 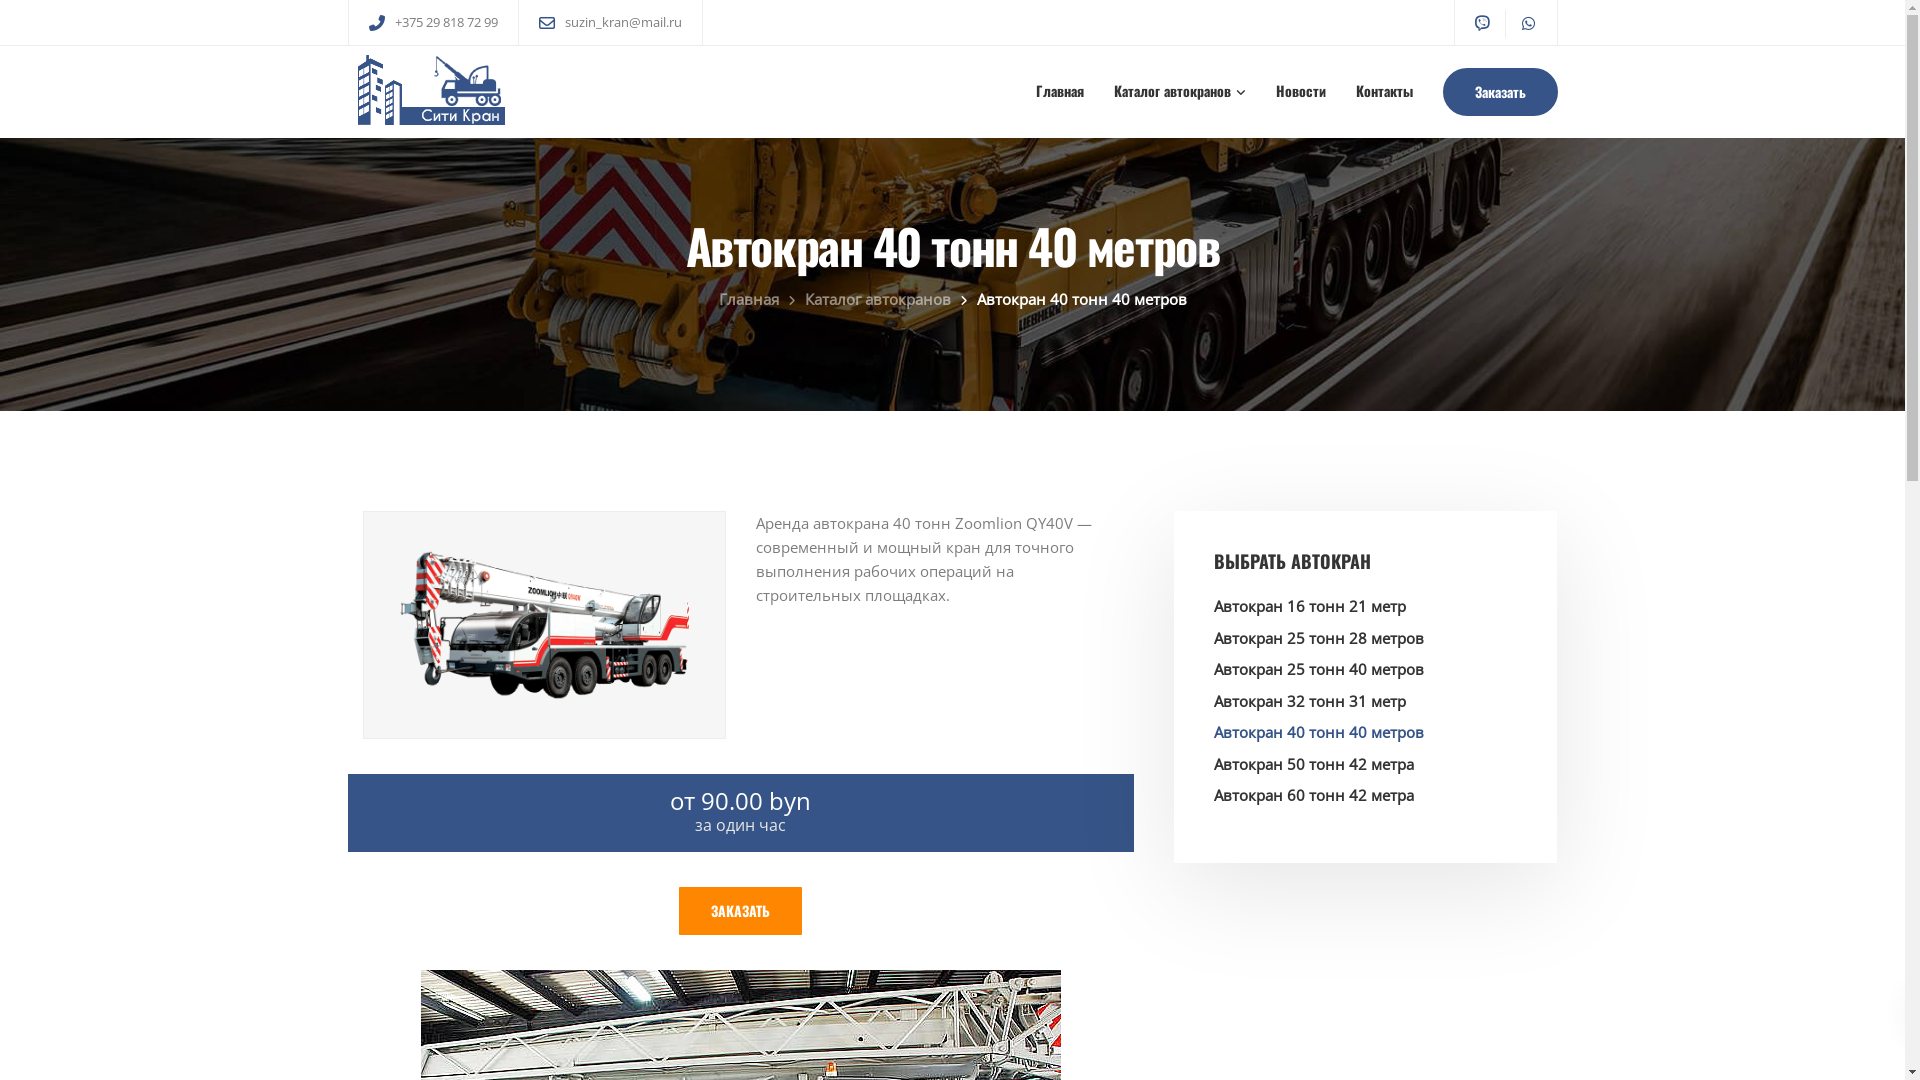 I want to click on '+375 29 818 72 99', so click(x=449, y=22).